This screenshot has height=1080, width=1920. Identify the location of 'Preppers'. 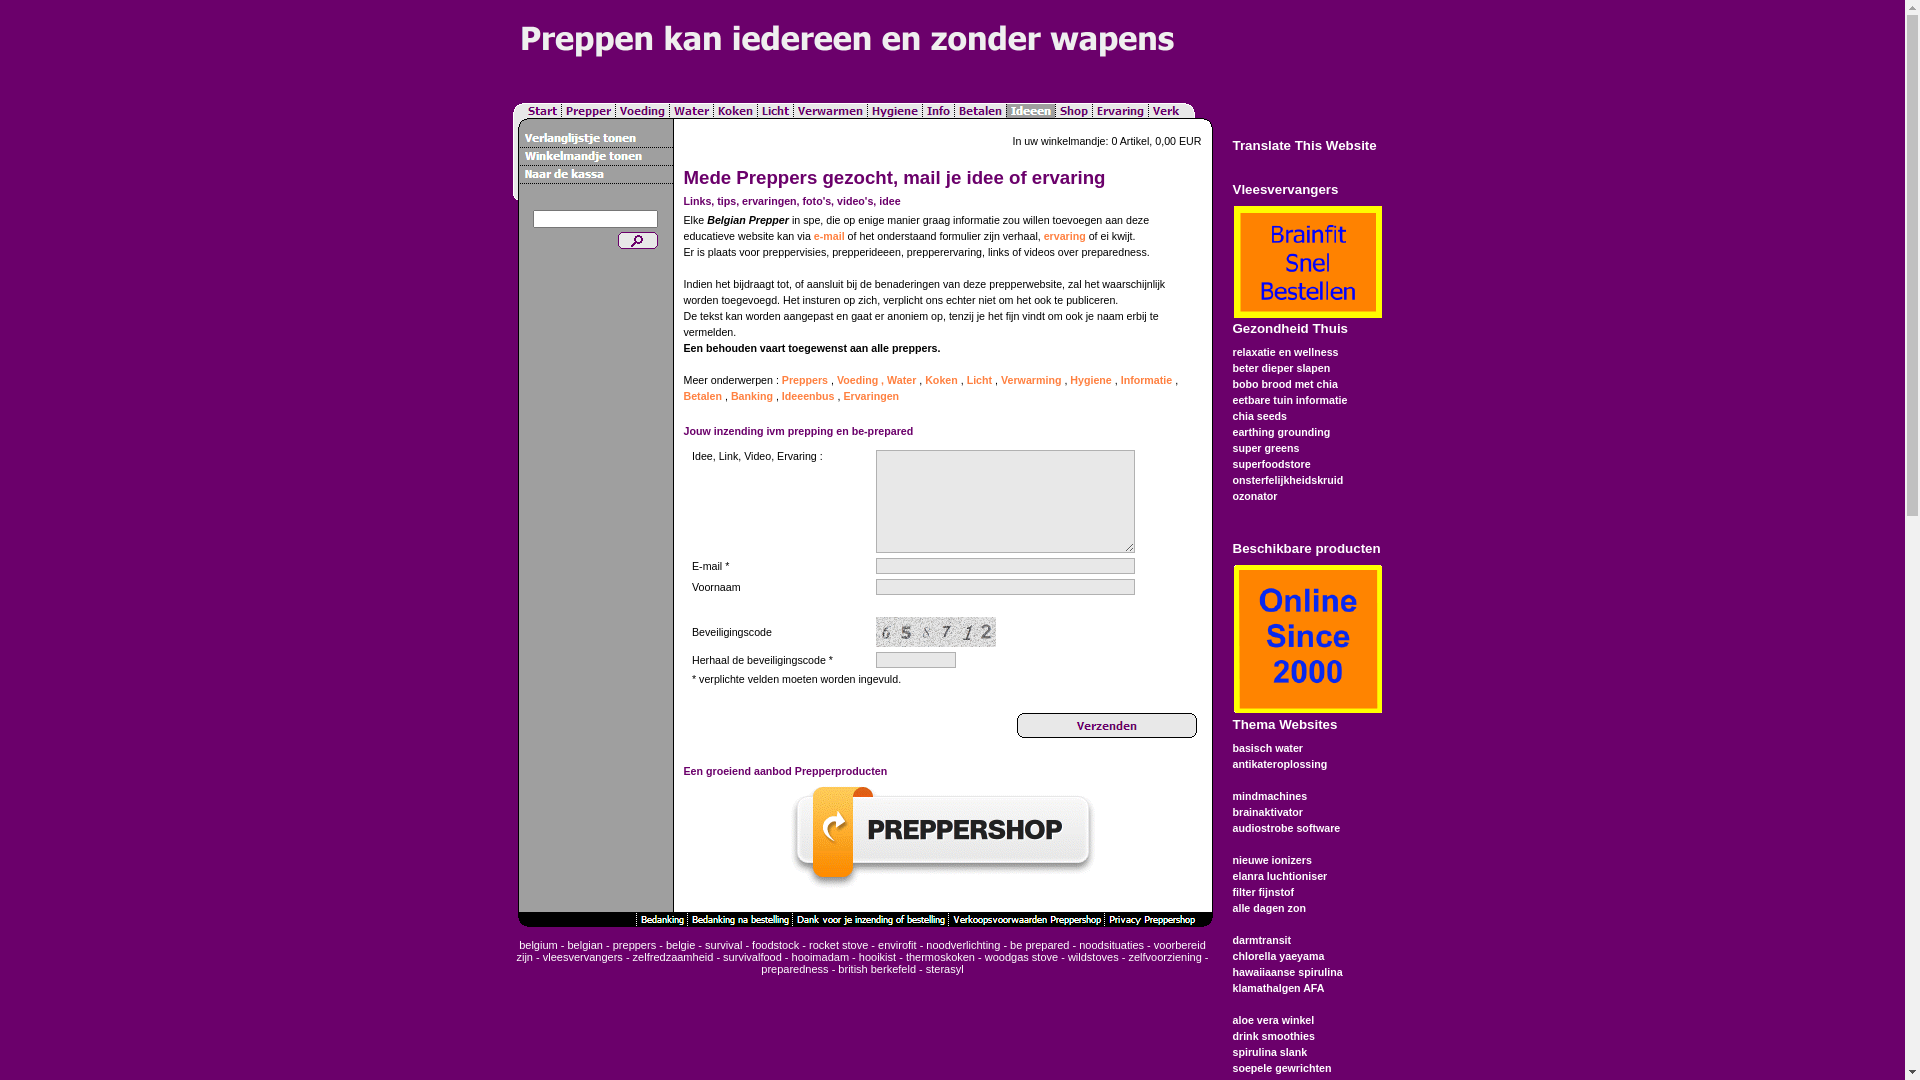
(805, 380).